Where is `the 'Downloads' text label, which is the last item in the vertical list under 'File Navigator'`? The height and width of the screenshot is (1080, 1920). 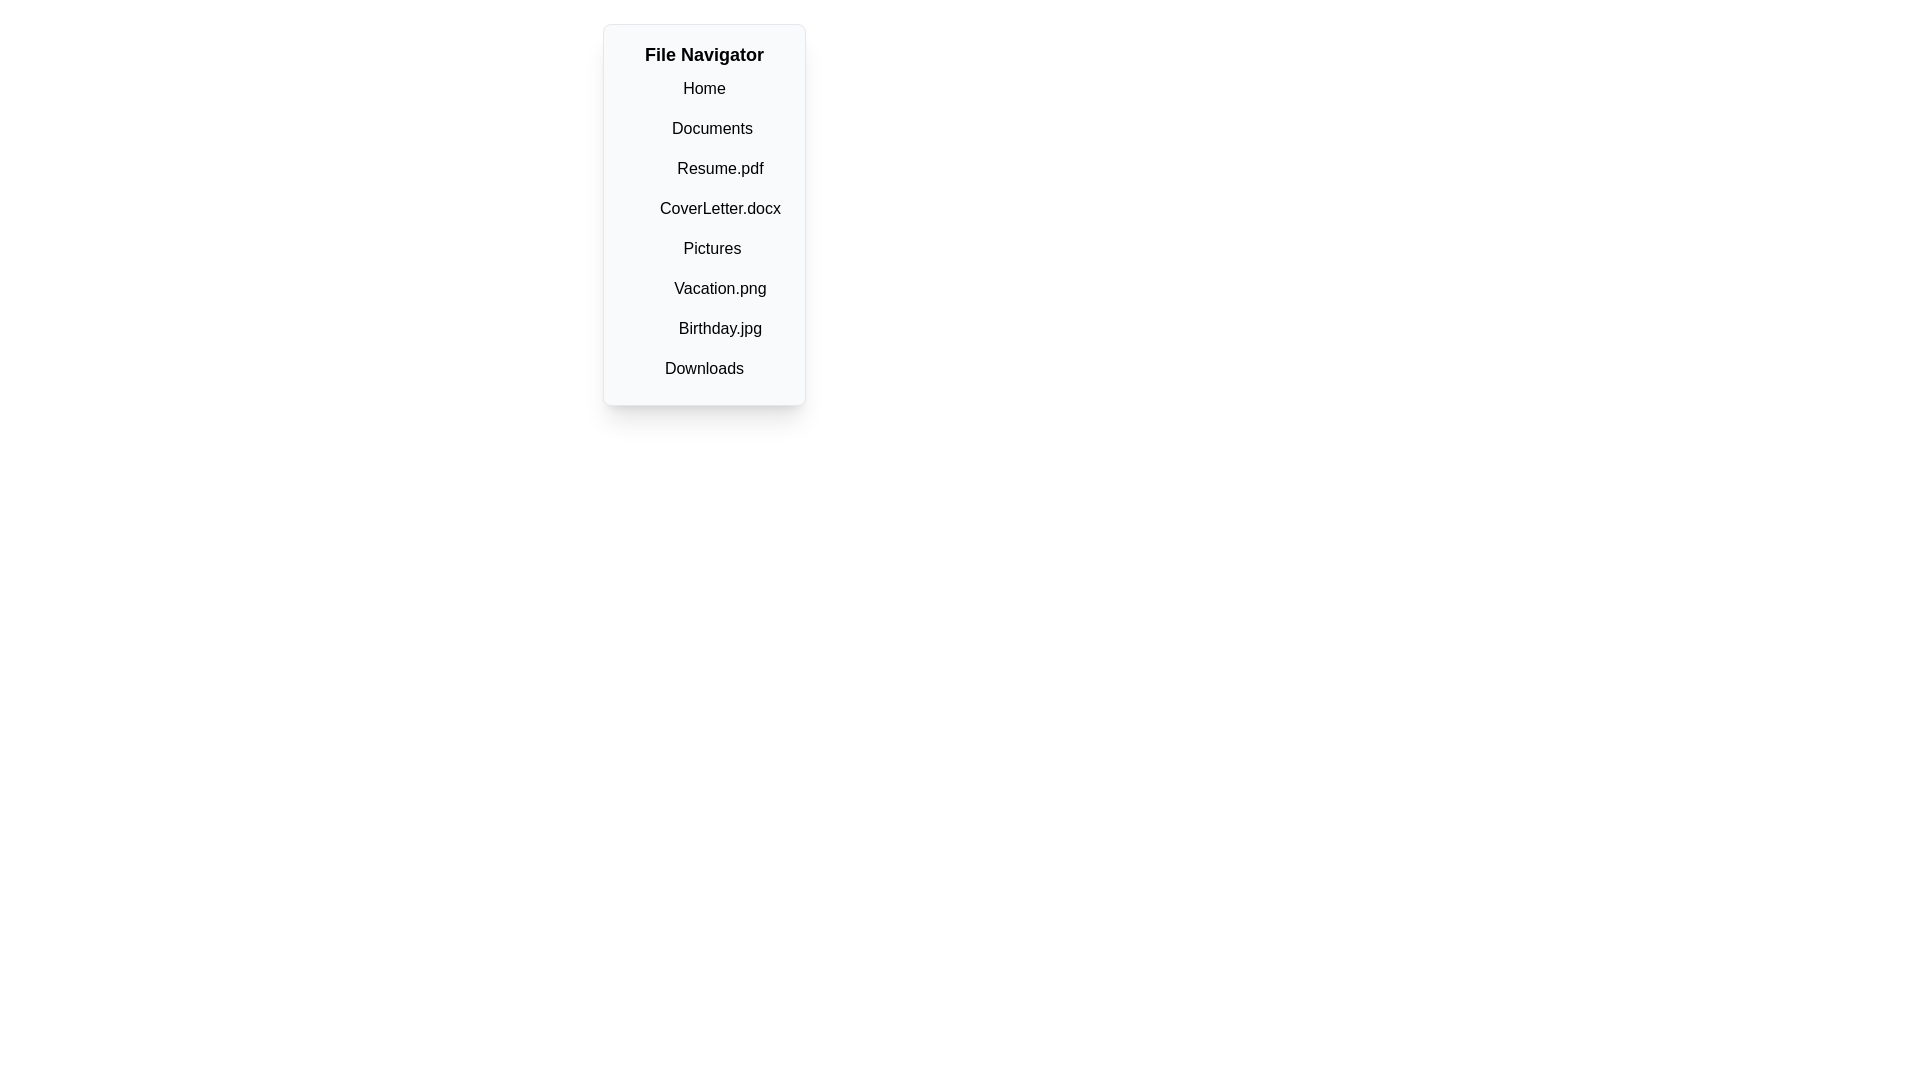
the 'Downloads' text label, which is the last item in the vertical list under 'File Navigator' is located at coordinates (704, 368).